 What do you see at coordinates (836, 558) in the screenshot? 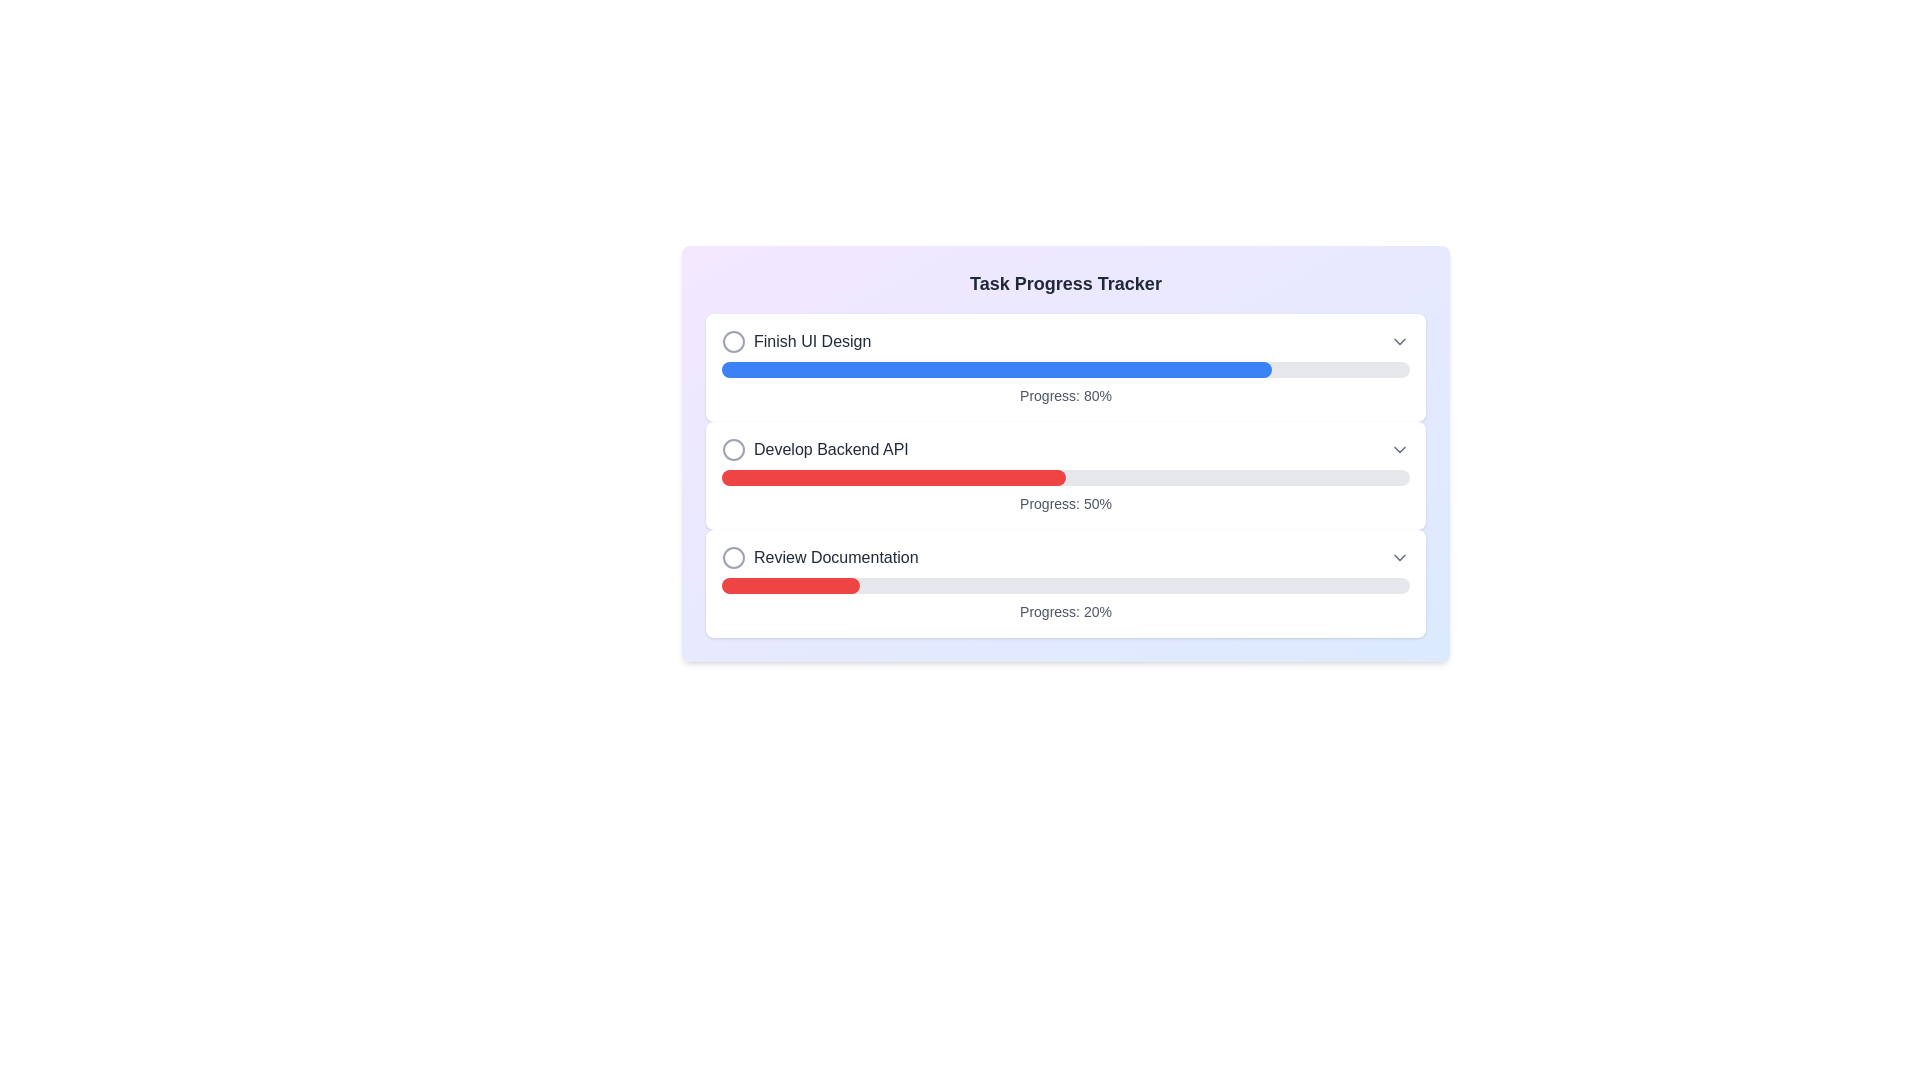
I see `the 'Review Documentation' text label in the task progress tracking component` at bounding box center [836, 558].